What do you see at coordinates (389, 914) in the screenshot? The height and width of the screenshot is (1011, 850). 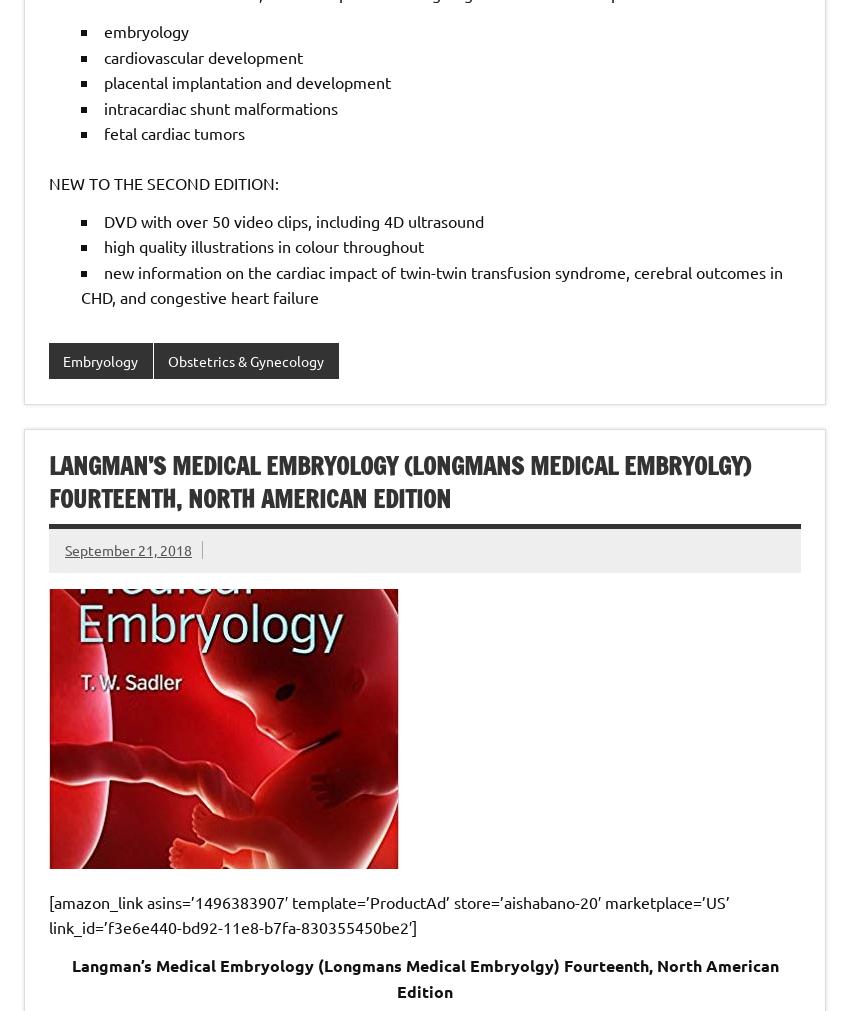 I see `'[amazon_link asins=’1496383907′ template=’ProductAd’ store=’aishabano-20′ marketplace=’US’ link_id=’f3e6e440-bd92-11e8-b7fa-830355450be2′]'` at bounding box center [389, 914].